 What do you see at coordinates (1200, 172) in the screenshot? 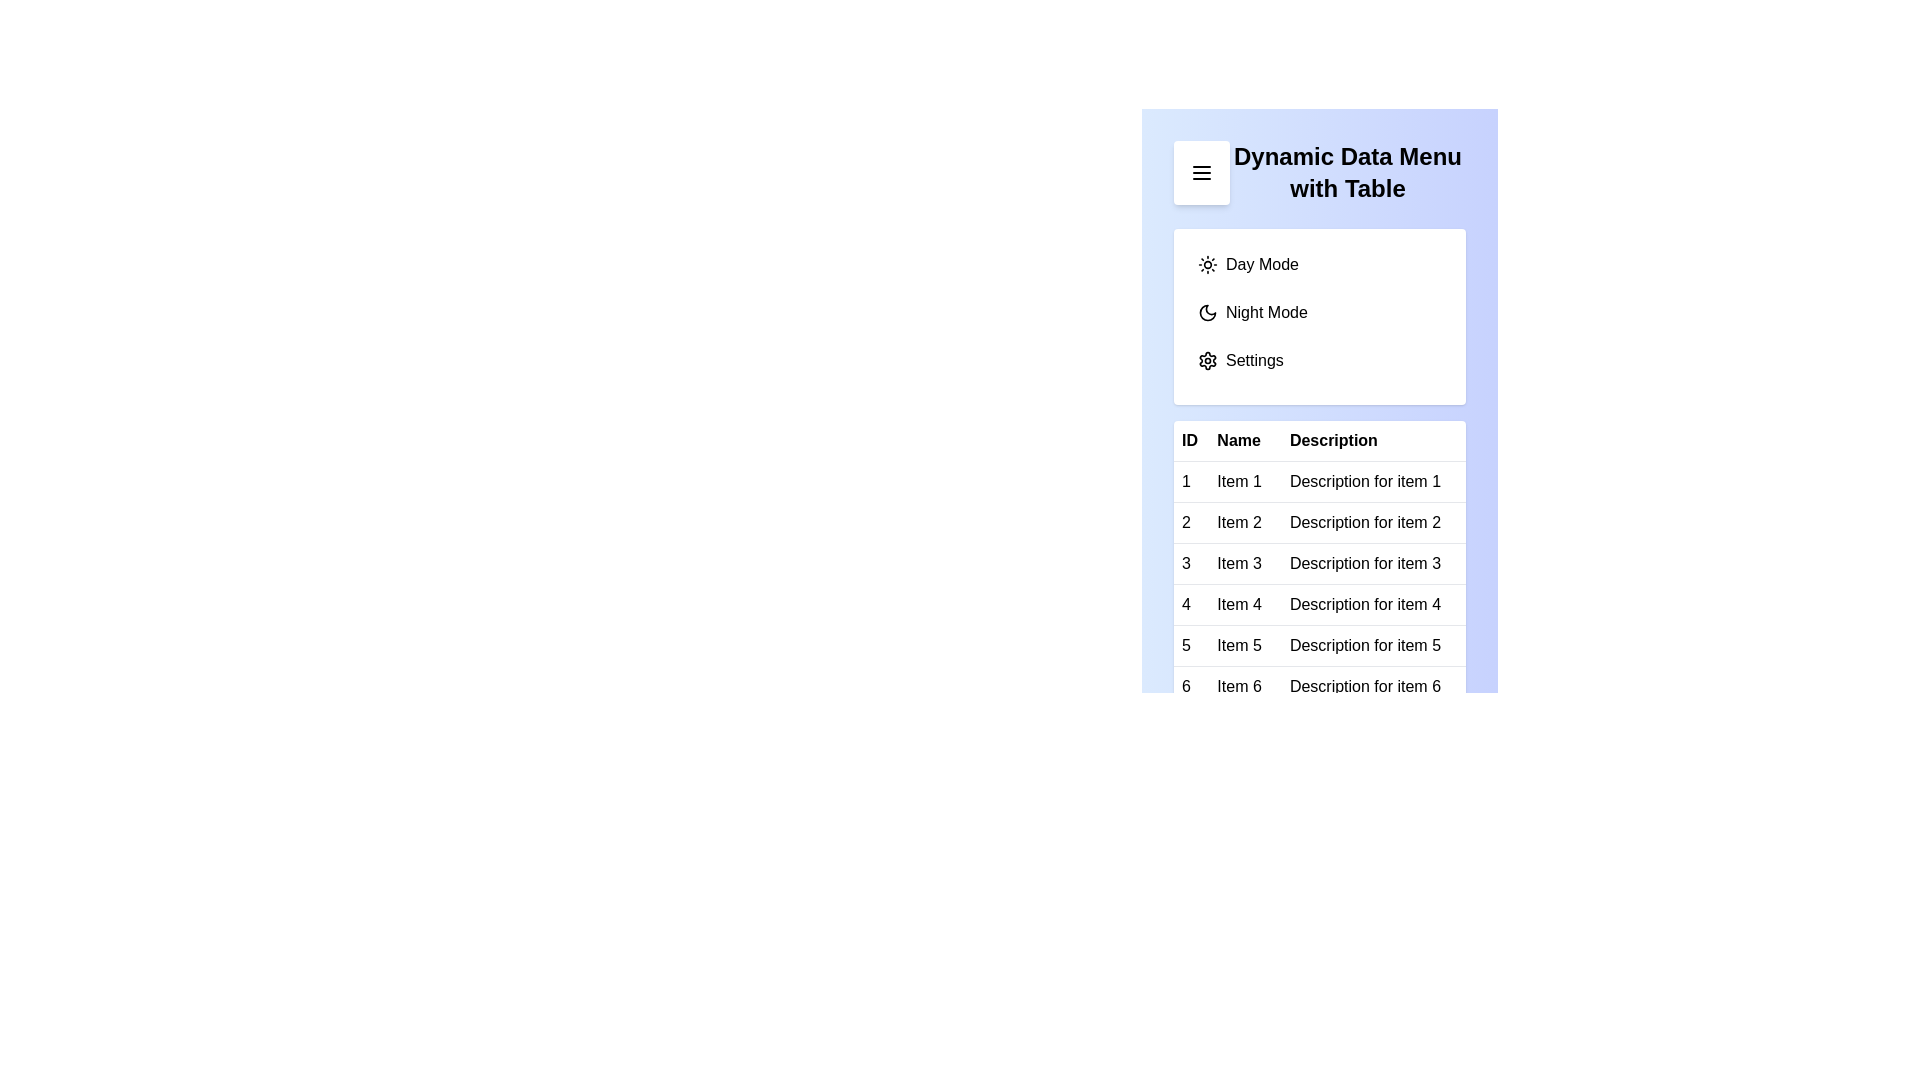
I see `menu button to toggle the menu visibility` at bounding box center [1200, 172].